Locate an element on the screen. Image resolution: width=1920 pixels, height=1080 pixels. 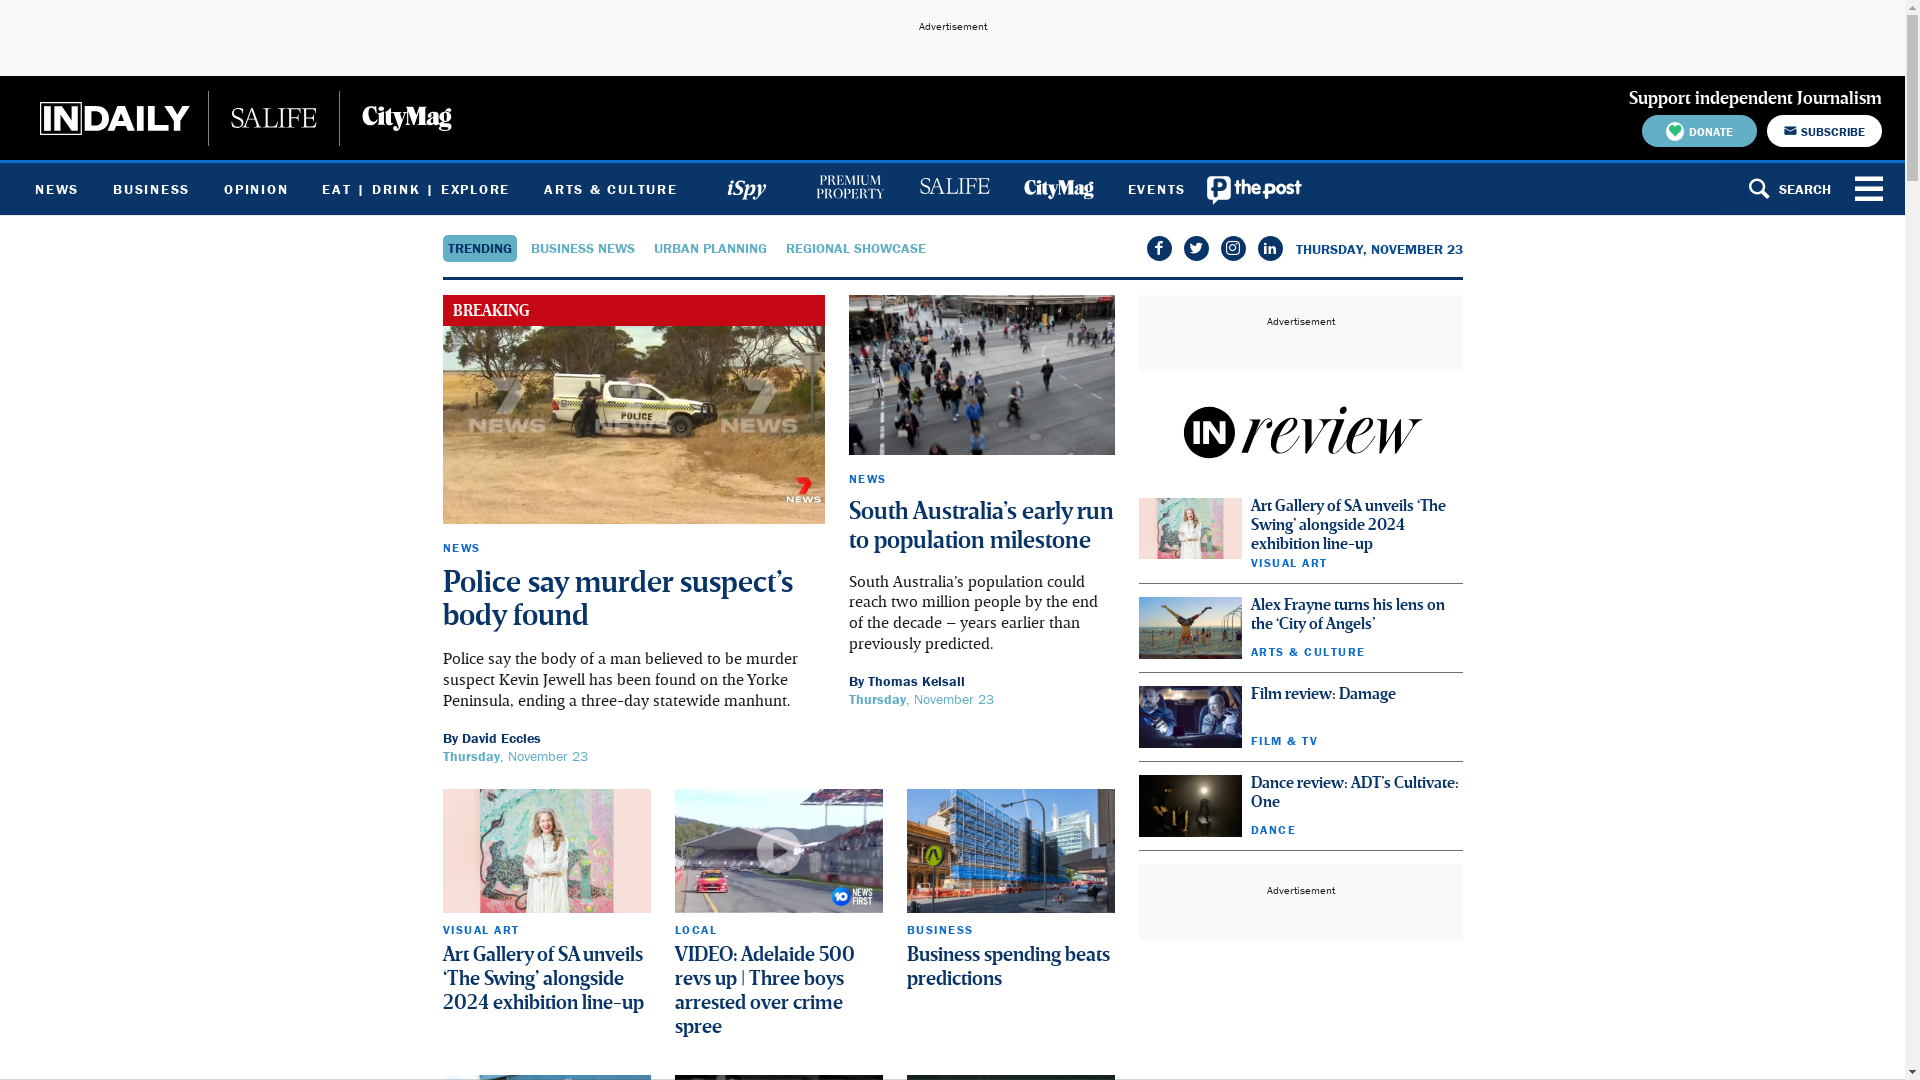
'URBAN PLANNING' is located at coordinates (710, 246).